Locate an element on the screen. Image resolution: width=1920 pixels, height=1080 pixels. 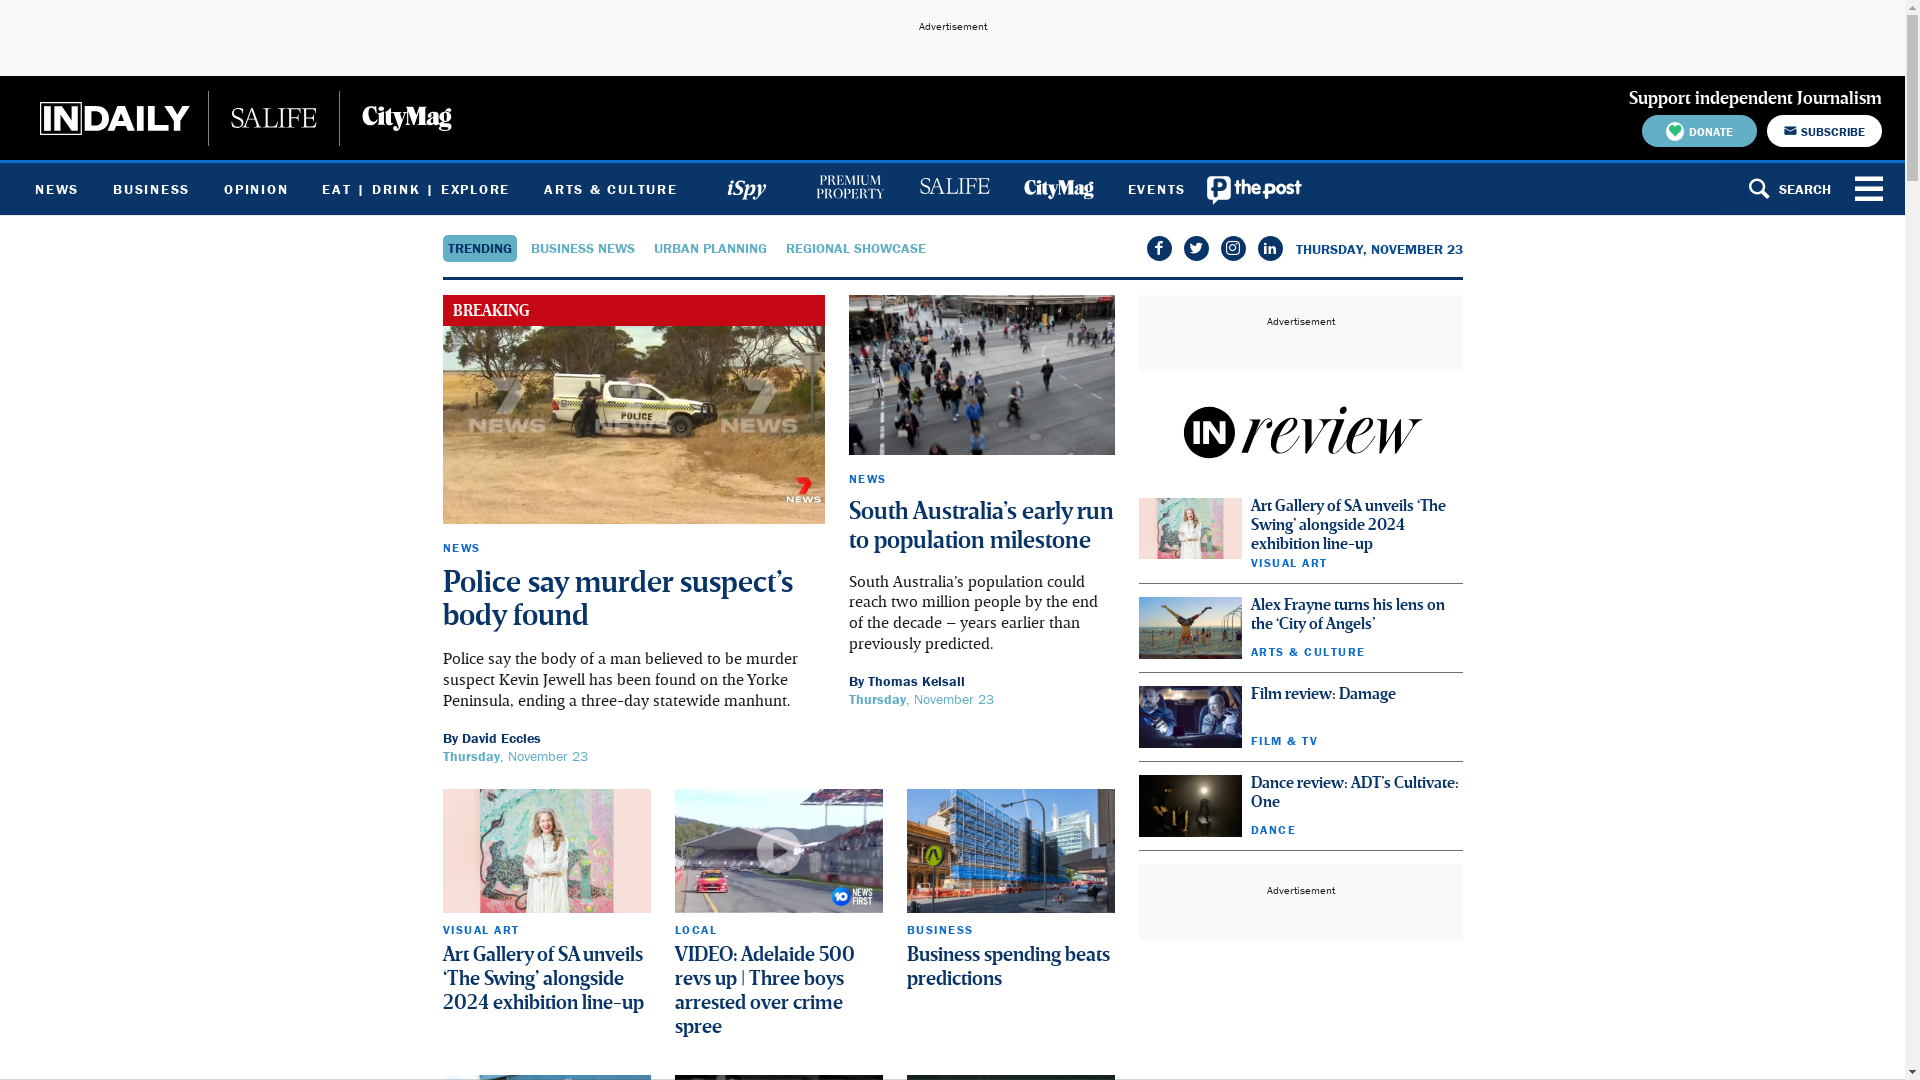
'URBAN PLANNING' is located at coordinates (710, 246).